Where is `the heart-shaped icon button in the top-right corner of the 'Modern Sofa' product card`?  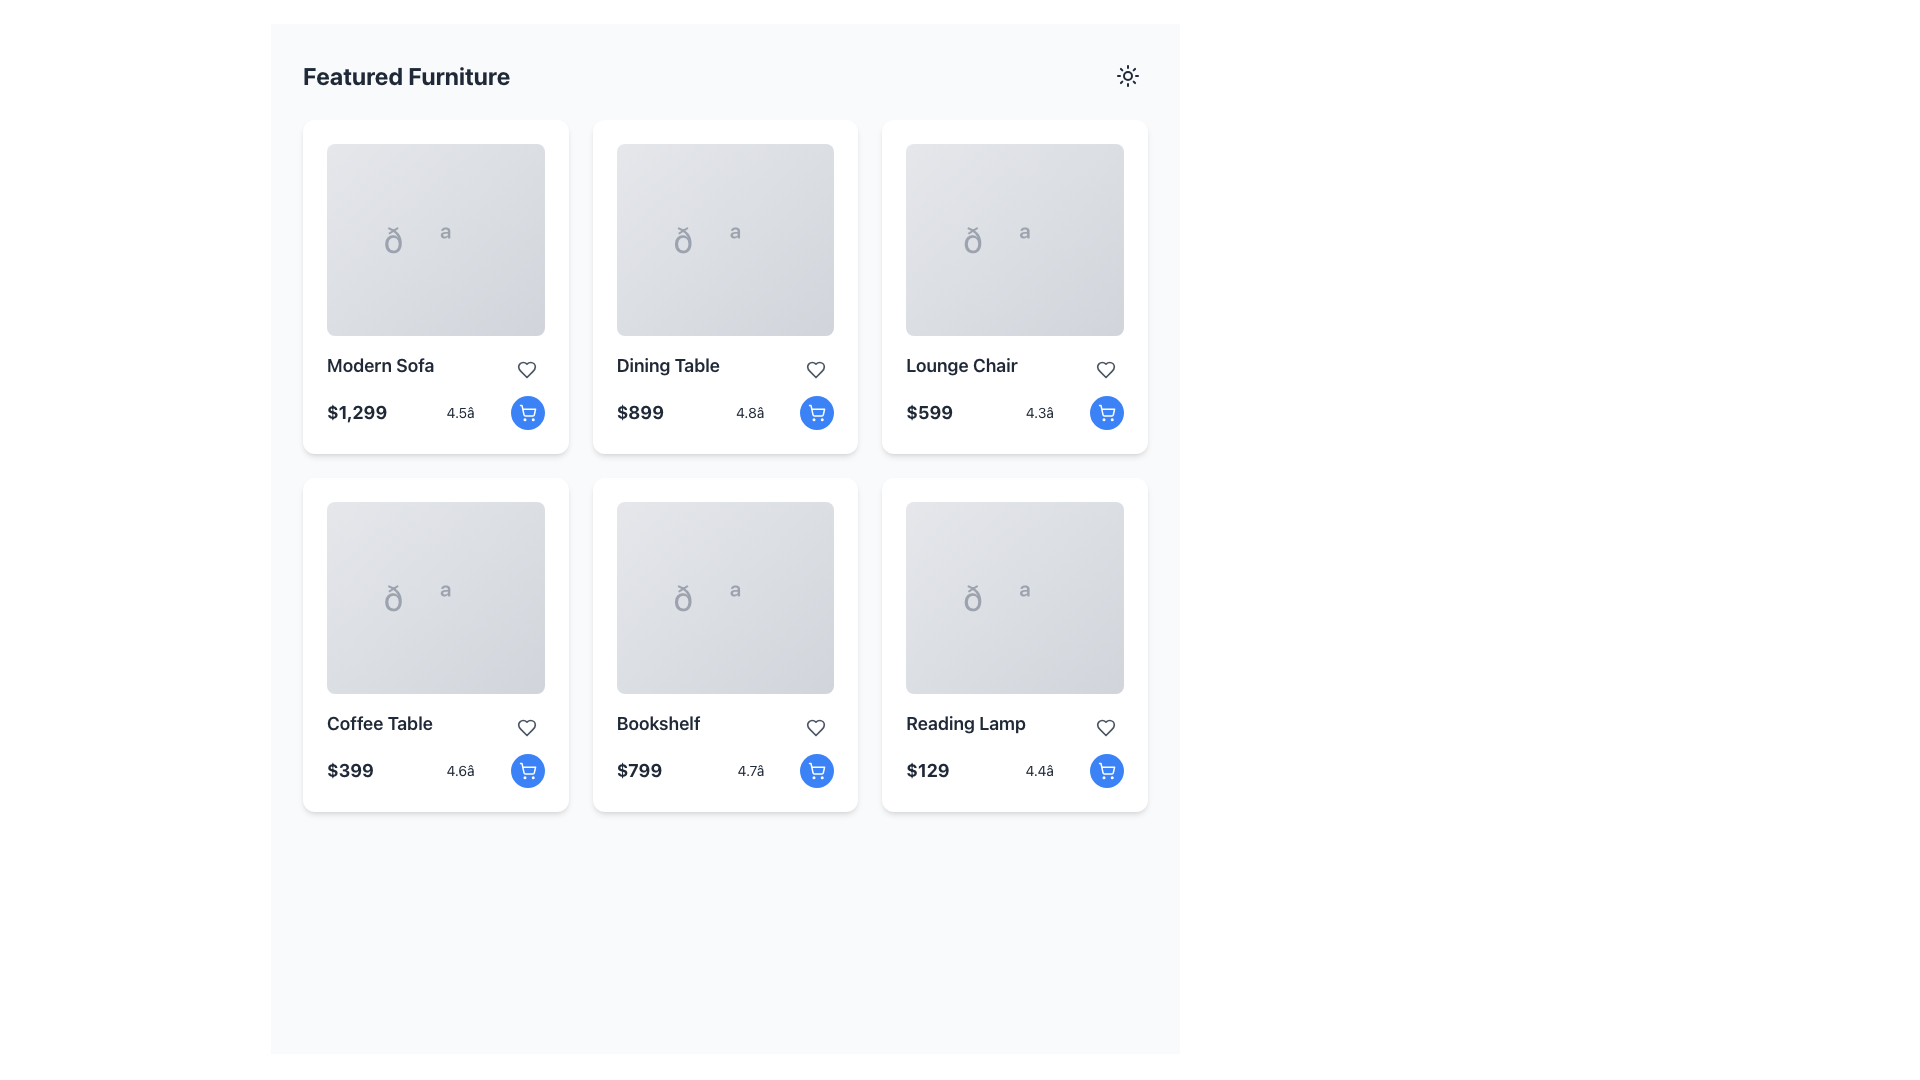
the heart-shaped icon button in the top-right corner of the 'Modern Sofa' product card is located at coordinates (526, 370).